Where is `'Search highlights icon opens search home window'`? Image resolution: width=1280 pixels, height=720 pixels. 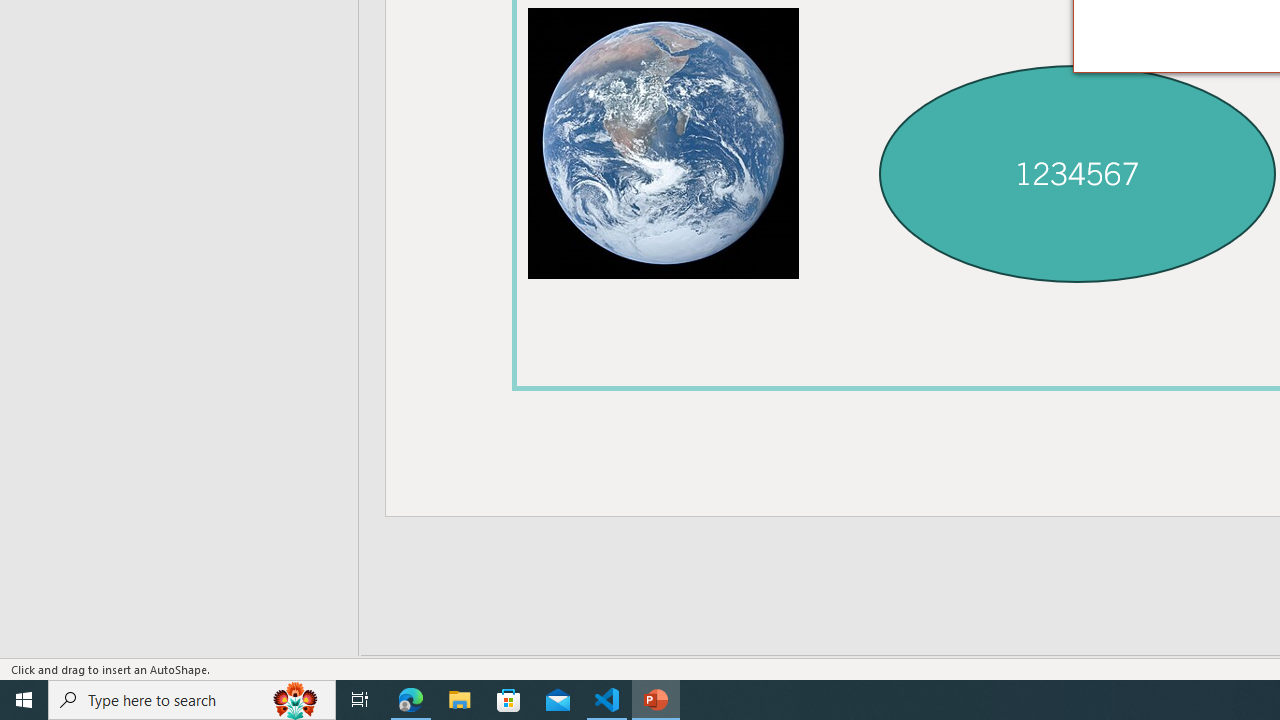 'Search highlights icon opens search home window' is located at coordinates (294, 698).